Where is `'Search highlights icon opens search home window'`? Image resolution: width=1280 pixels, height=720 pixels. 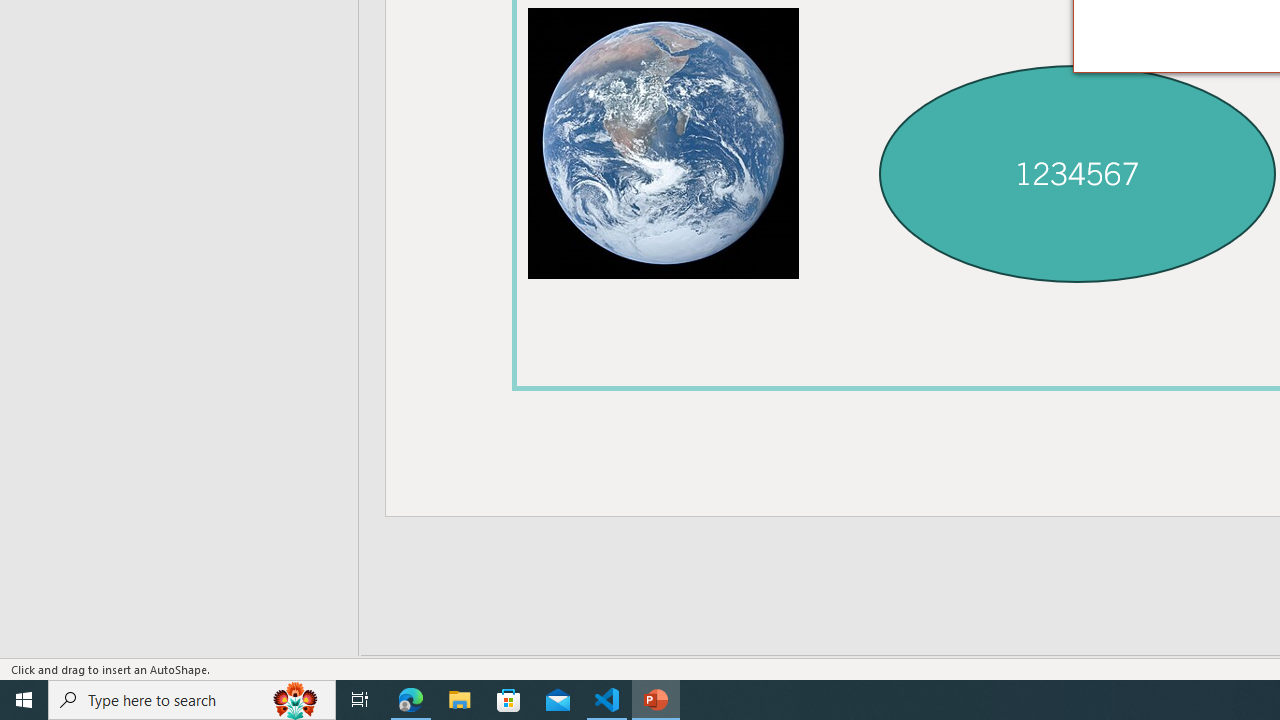 'Search highlights icon opens search home window' is located at coordinates (294, 698).